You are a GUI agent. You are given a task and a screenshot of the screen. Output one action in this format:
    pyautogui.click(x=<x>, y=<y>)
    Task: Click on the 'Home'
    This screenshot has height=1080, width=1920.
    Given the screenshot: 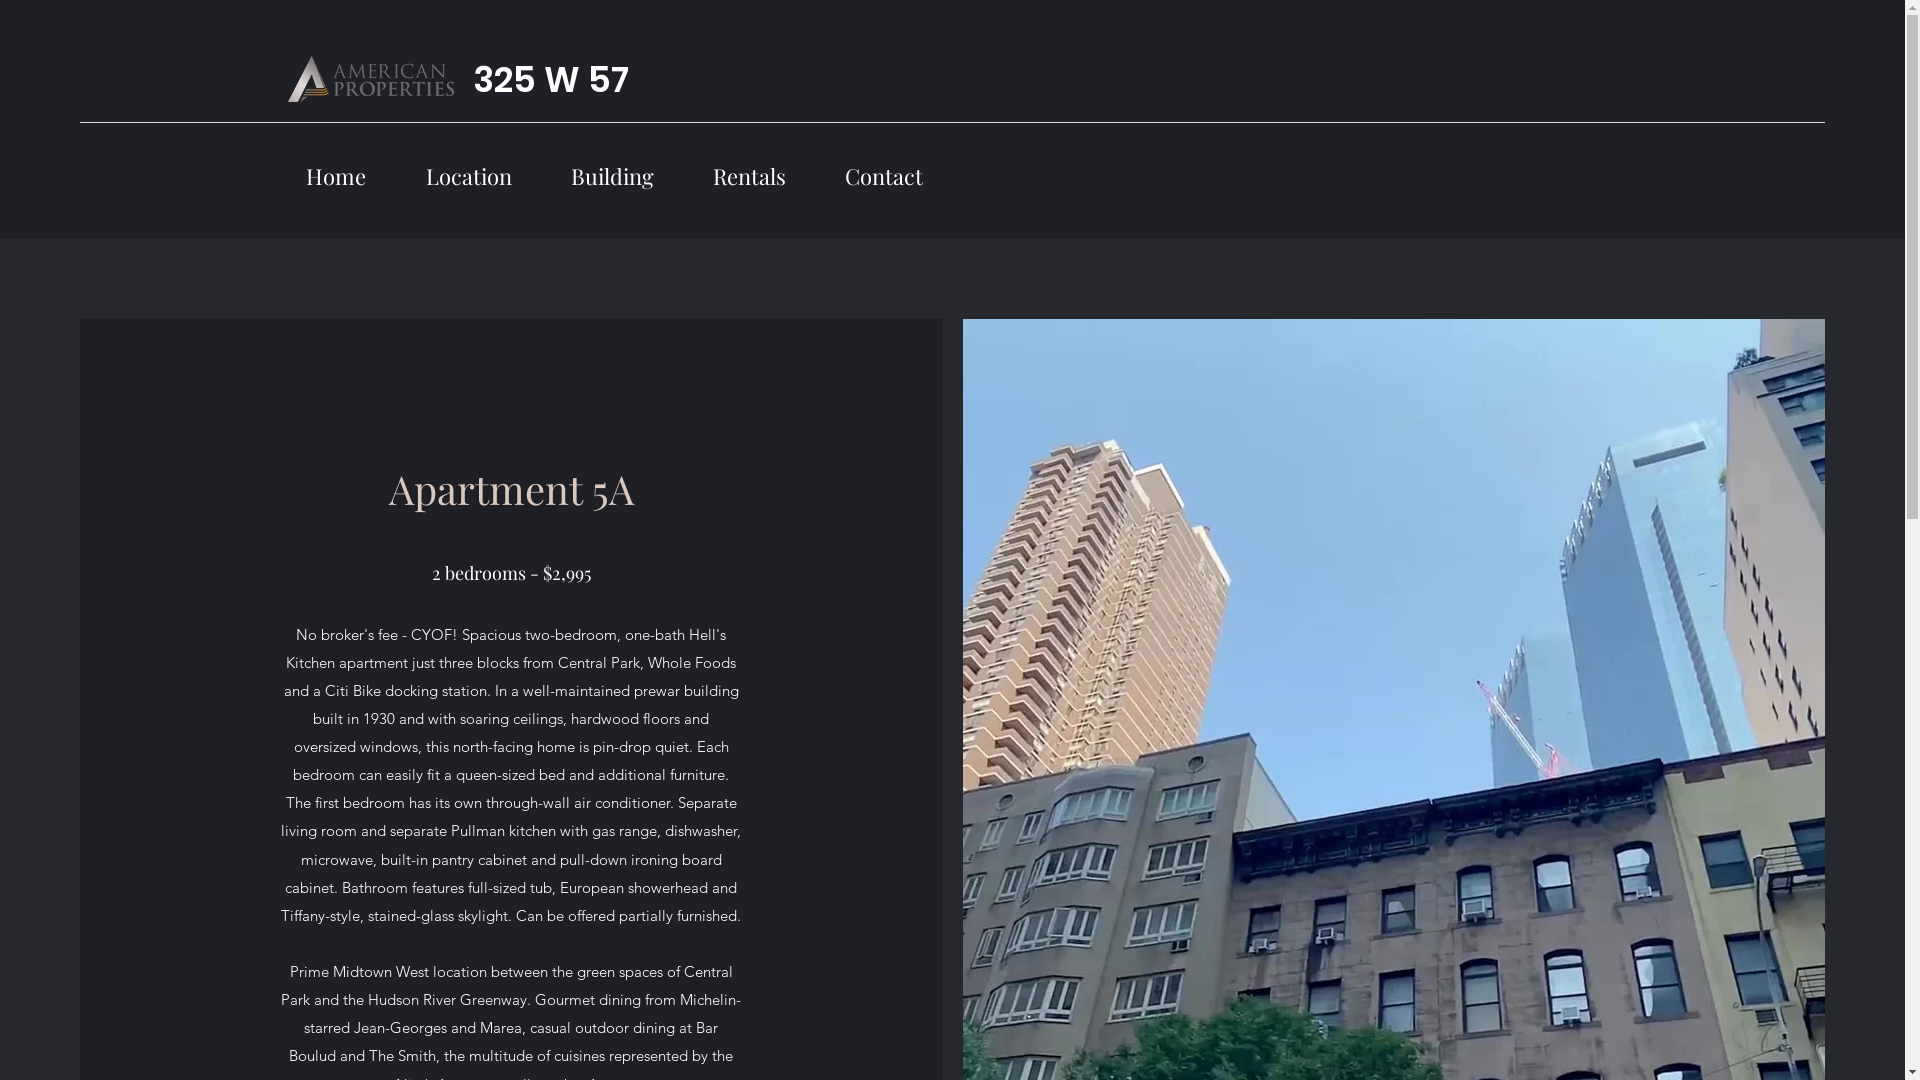 What is the action you would take?
    pyautogui.click(x=347, y=166)
    